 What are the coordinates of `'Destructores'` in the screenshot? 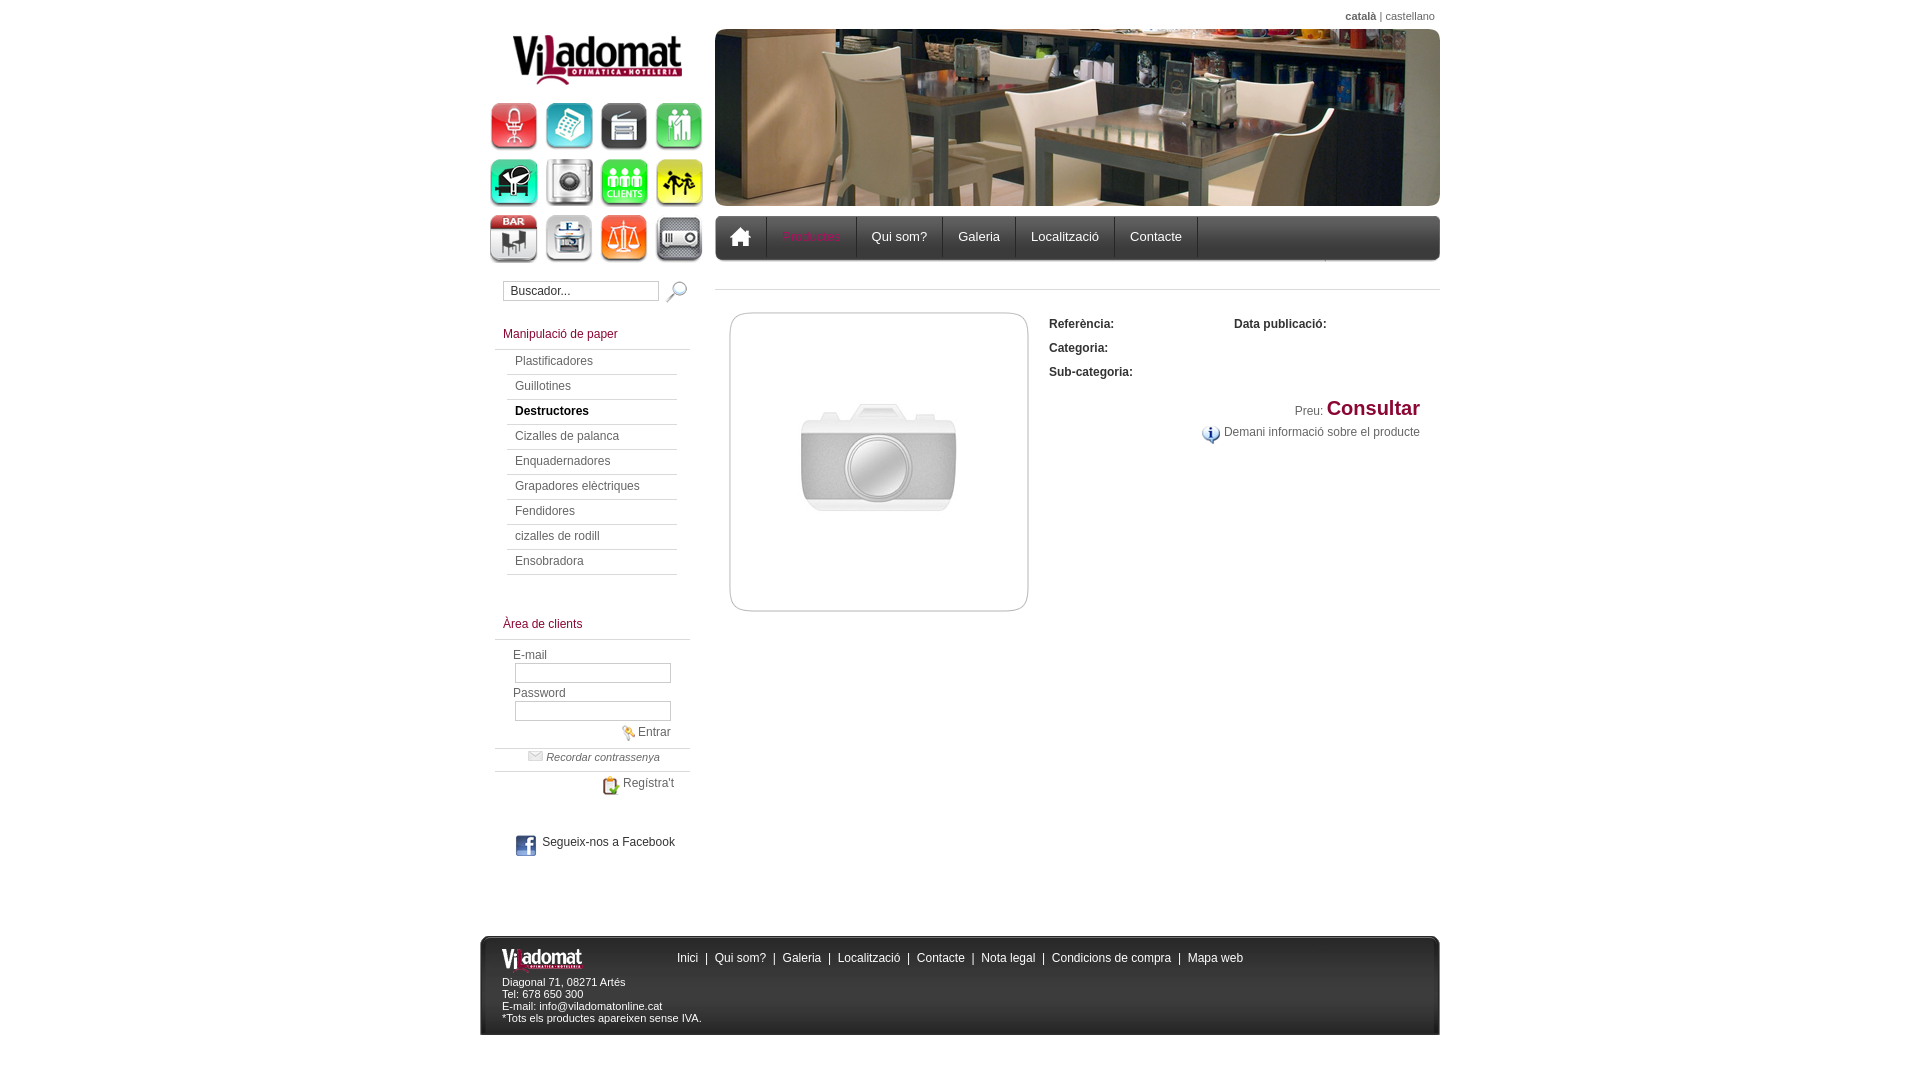 It's located at (552, 410).